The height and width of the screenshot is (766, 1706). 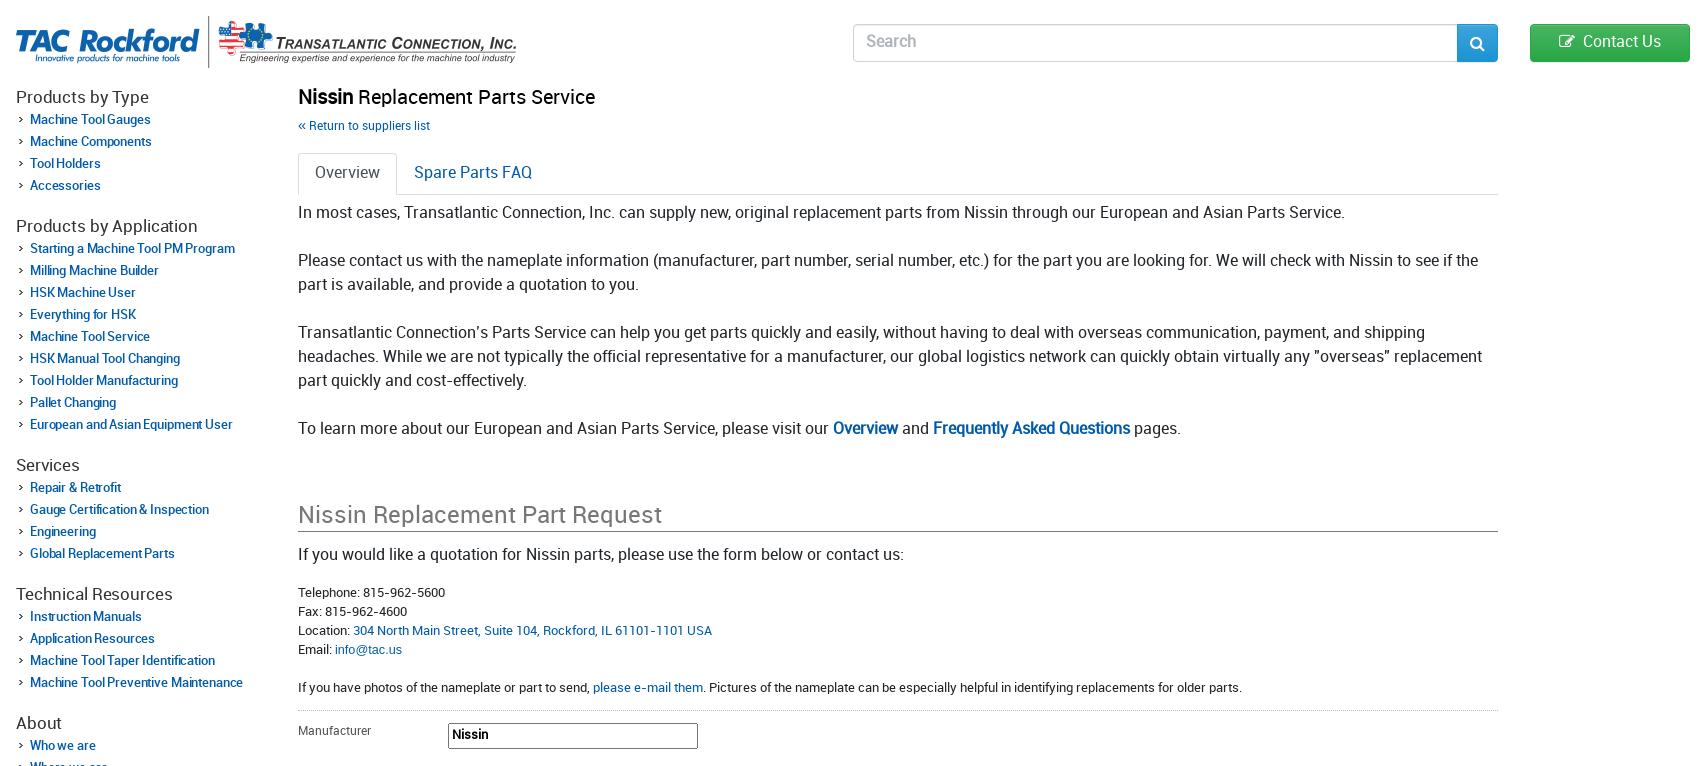 What do you see at coordinates (972, 687) in the screenshot?
I see `'. 
                Pictures of the nameplate can be especially helpful in identifying replacements for older parts.'` at bounding box center [972, 687].